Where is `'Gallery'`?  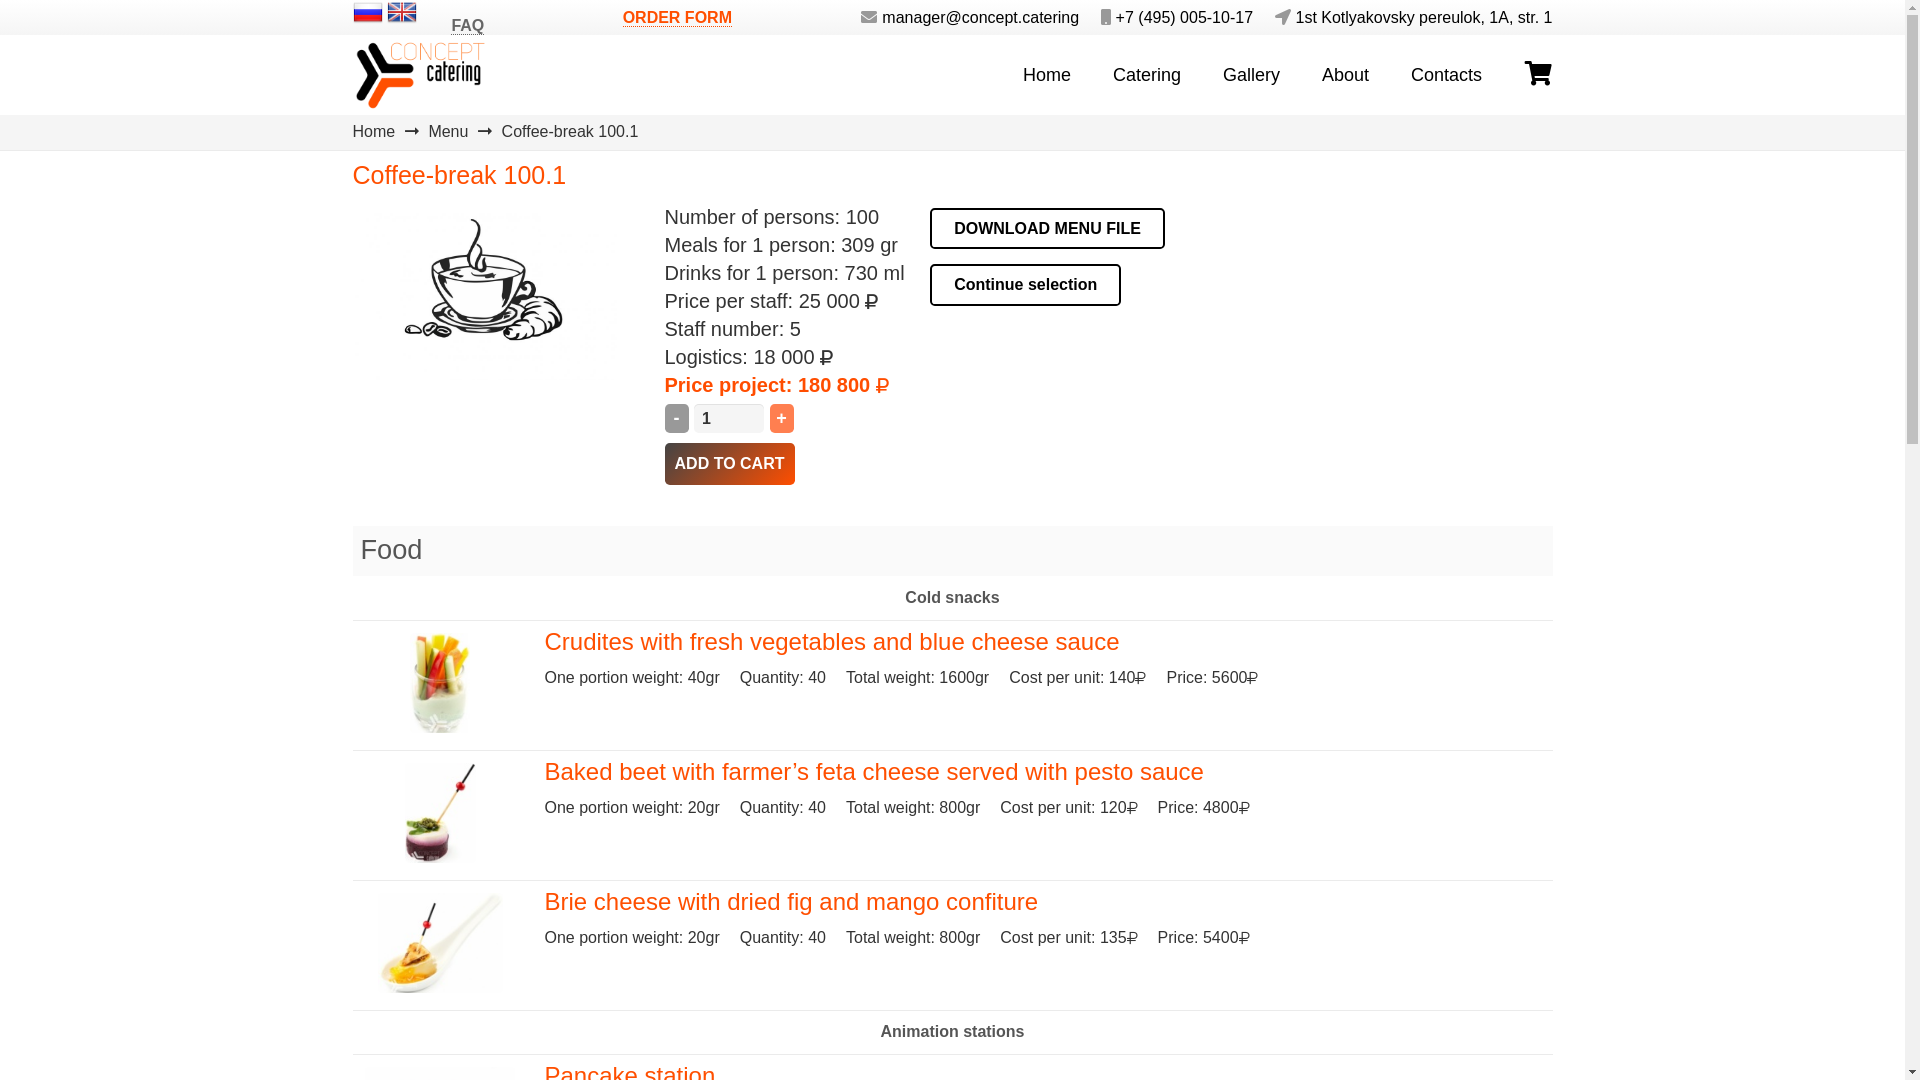
'Gallery' is located at coordinates (1250, 73).